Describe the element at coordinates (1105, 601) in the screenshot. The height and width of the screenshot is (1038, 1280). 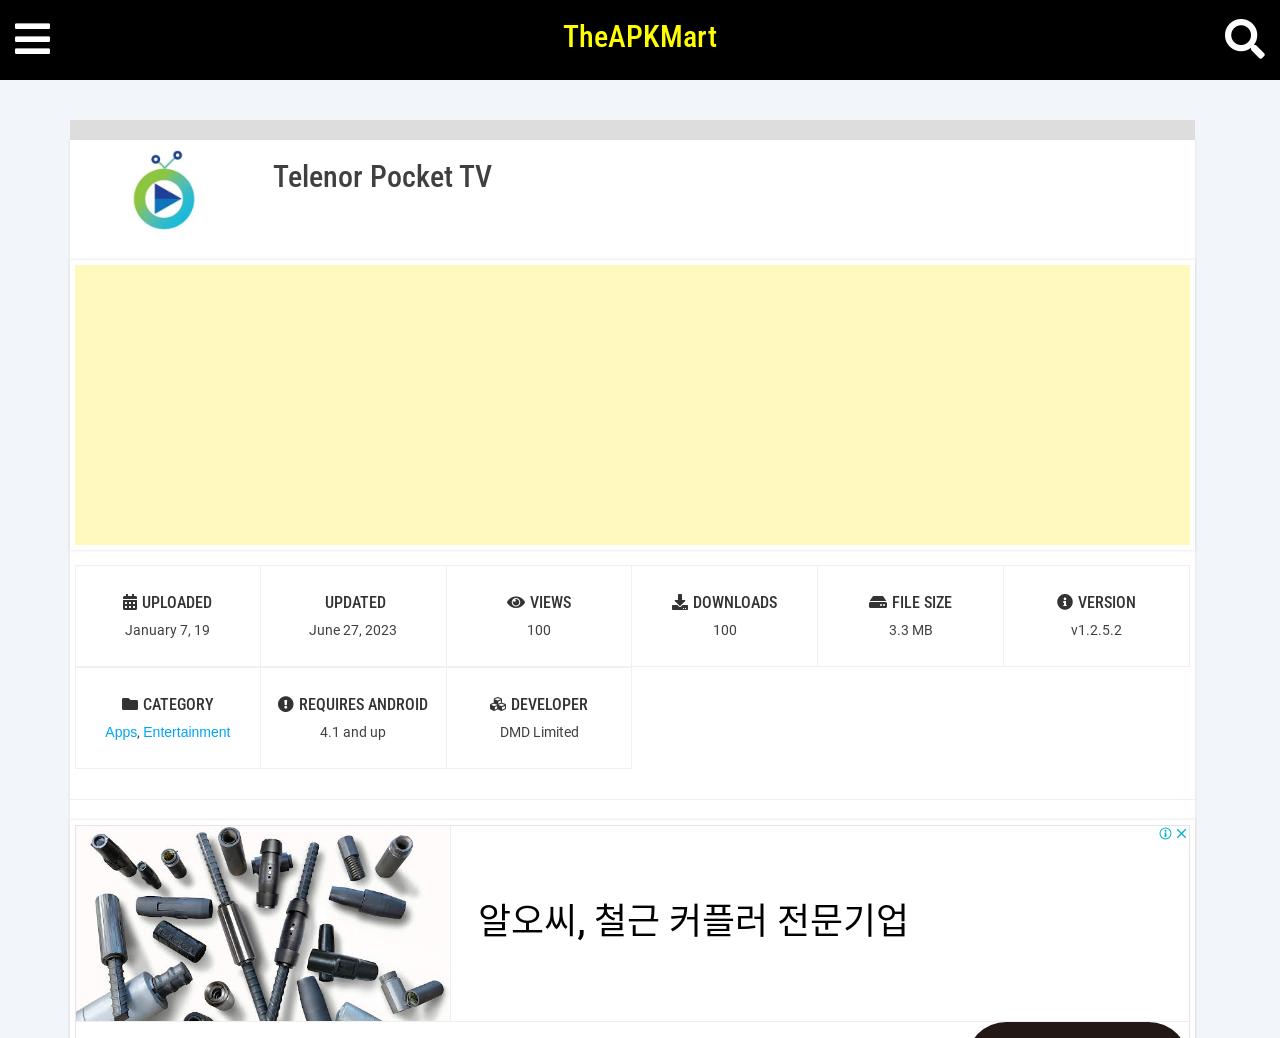
I see `'VERSION'` at that location.